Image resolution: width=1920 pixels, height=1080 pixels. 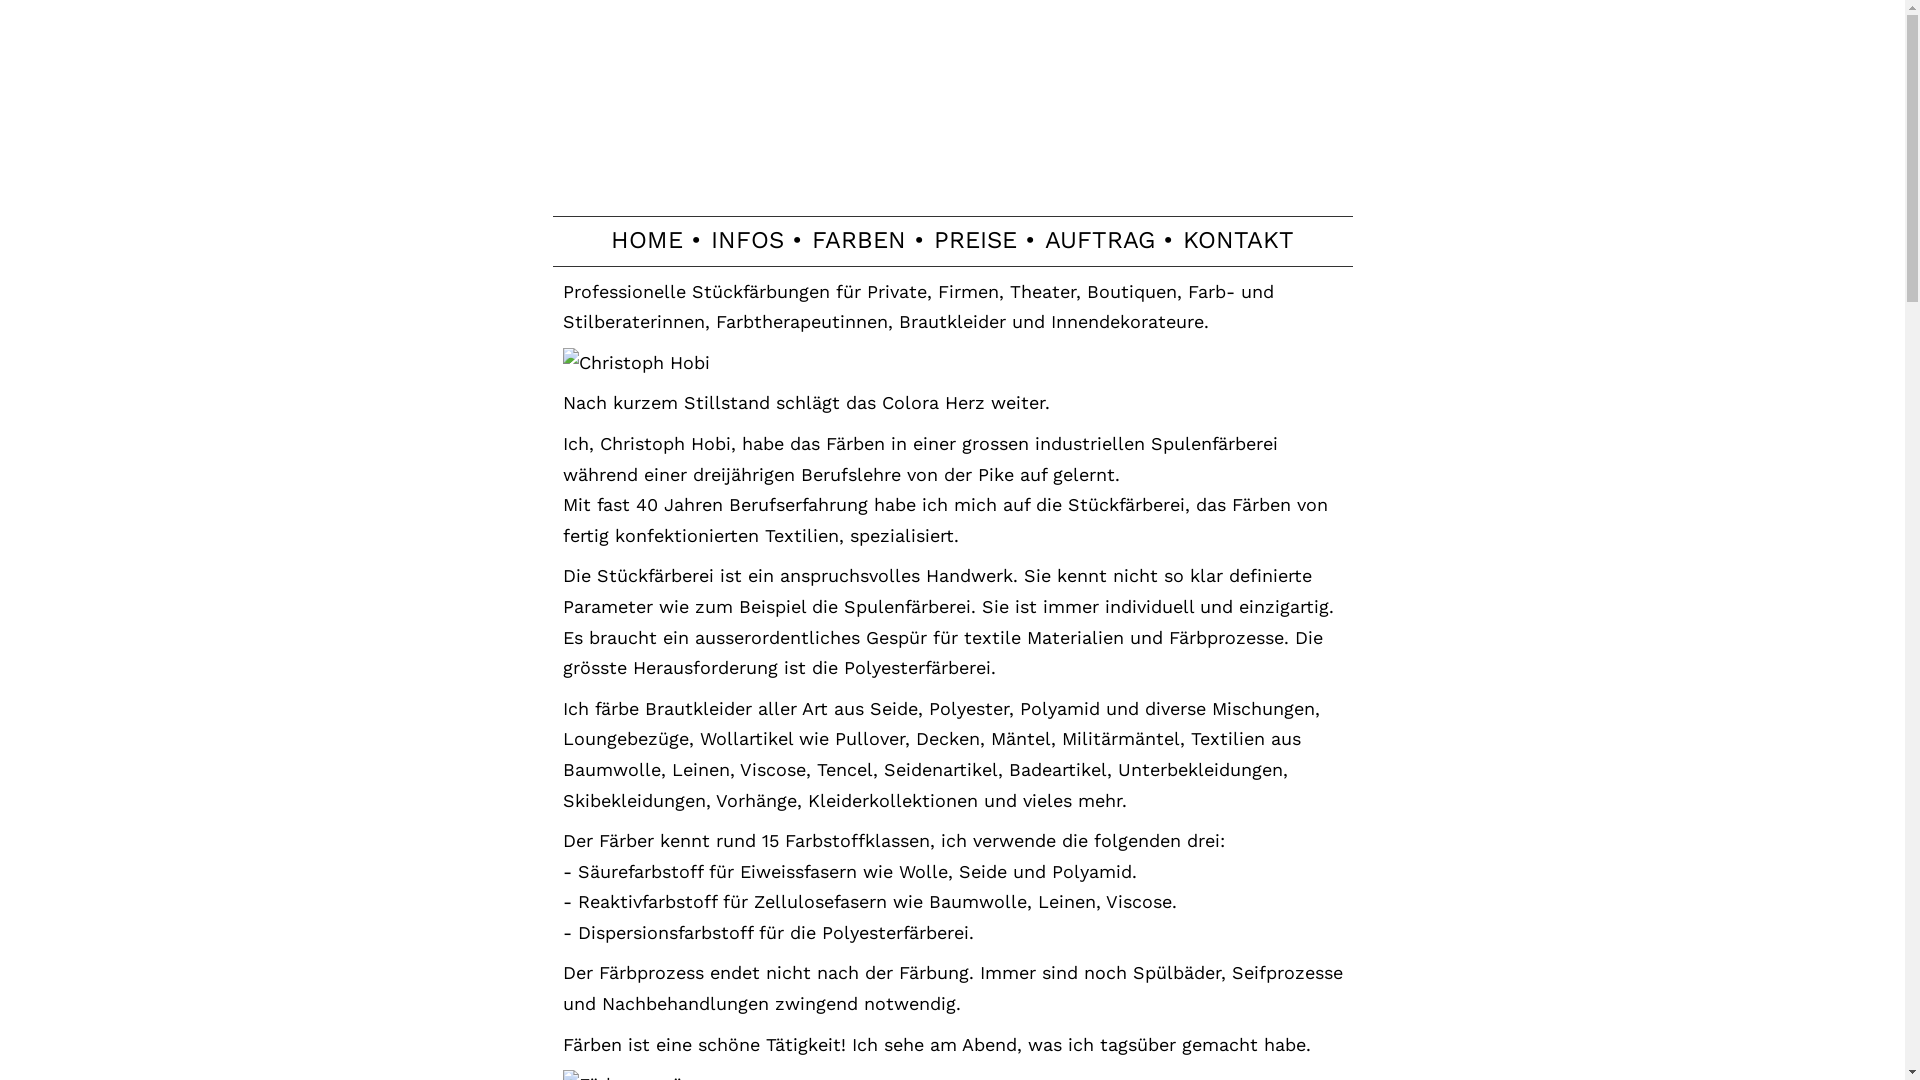 What do you see at coordinates (1044, 238) in the screenshot?
I see `'AUFTRAG'` at bounding box center [1044, 238].